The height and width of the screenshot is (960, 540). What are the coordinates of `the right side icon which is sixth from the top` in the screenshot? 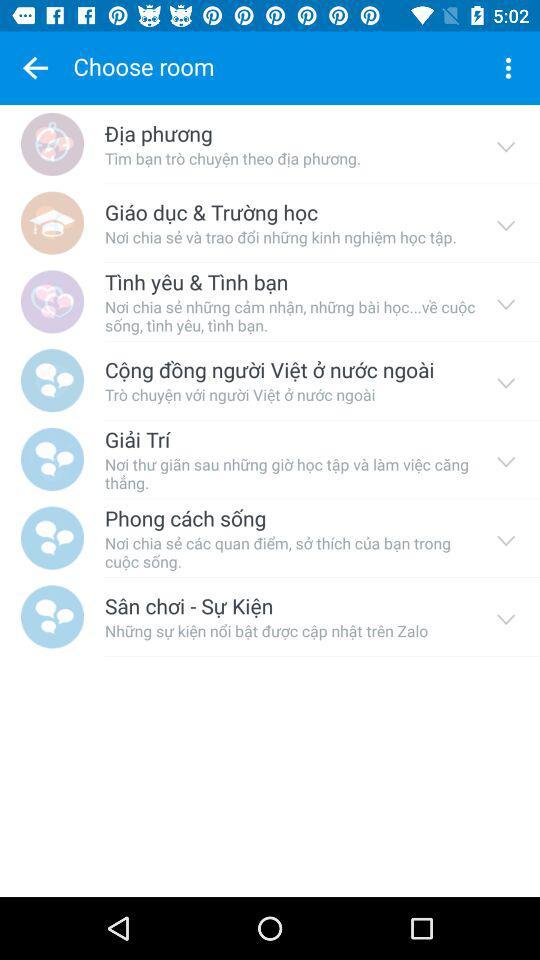 It's located at (504, 536).